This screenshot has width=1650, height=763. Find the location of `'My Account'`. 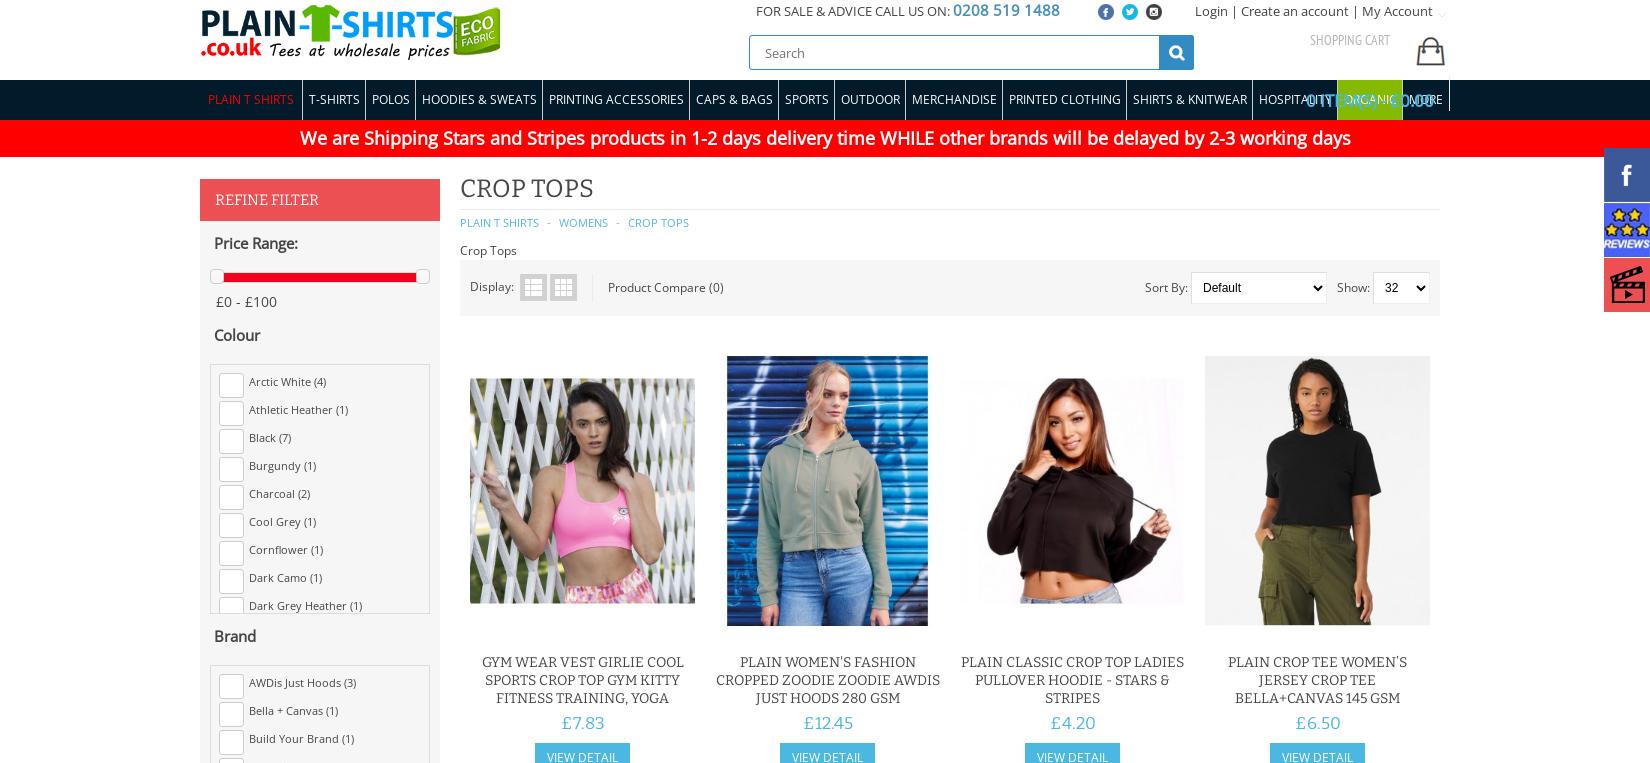

'My Account' is located at coordinates (1396, 9).